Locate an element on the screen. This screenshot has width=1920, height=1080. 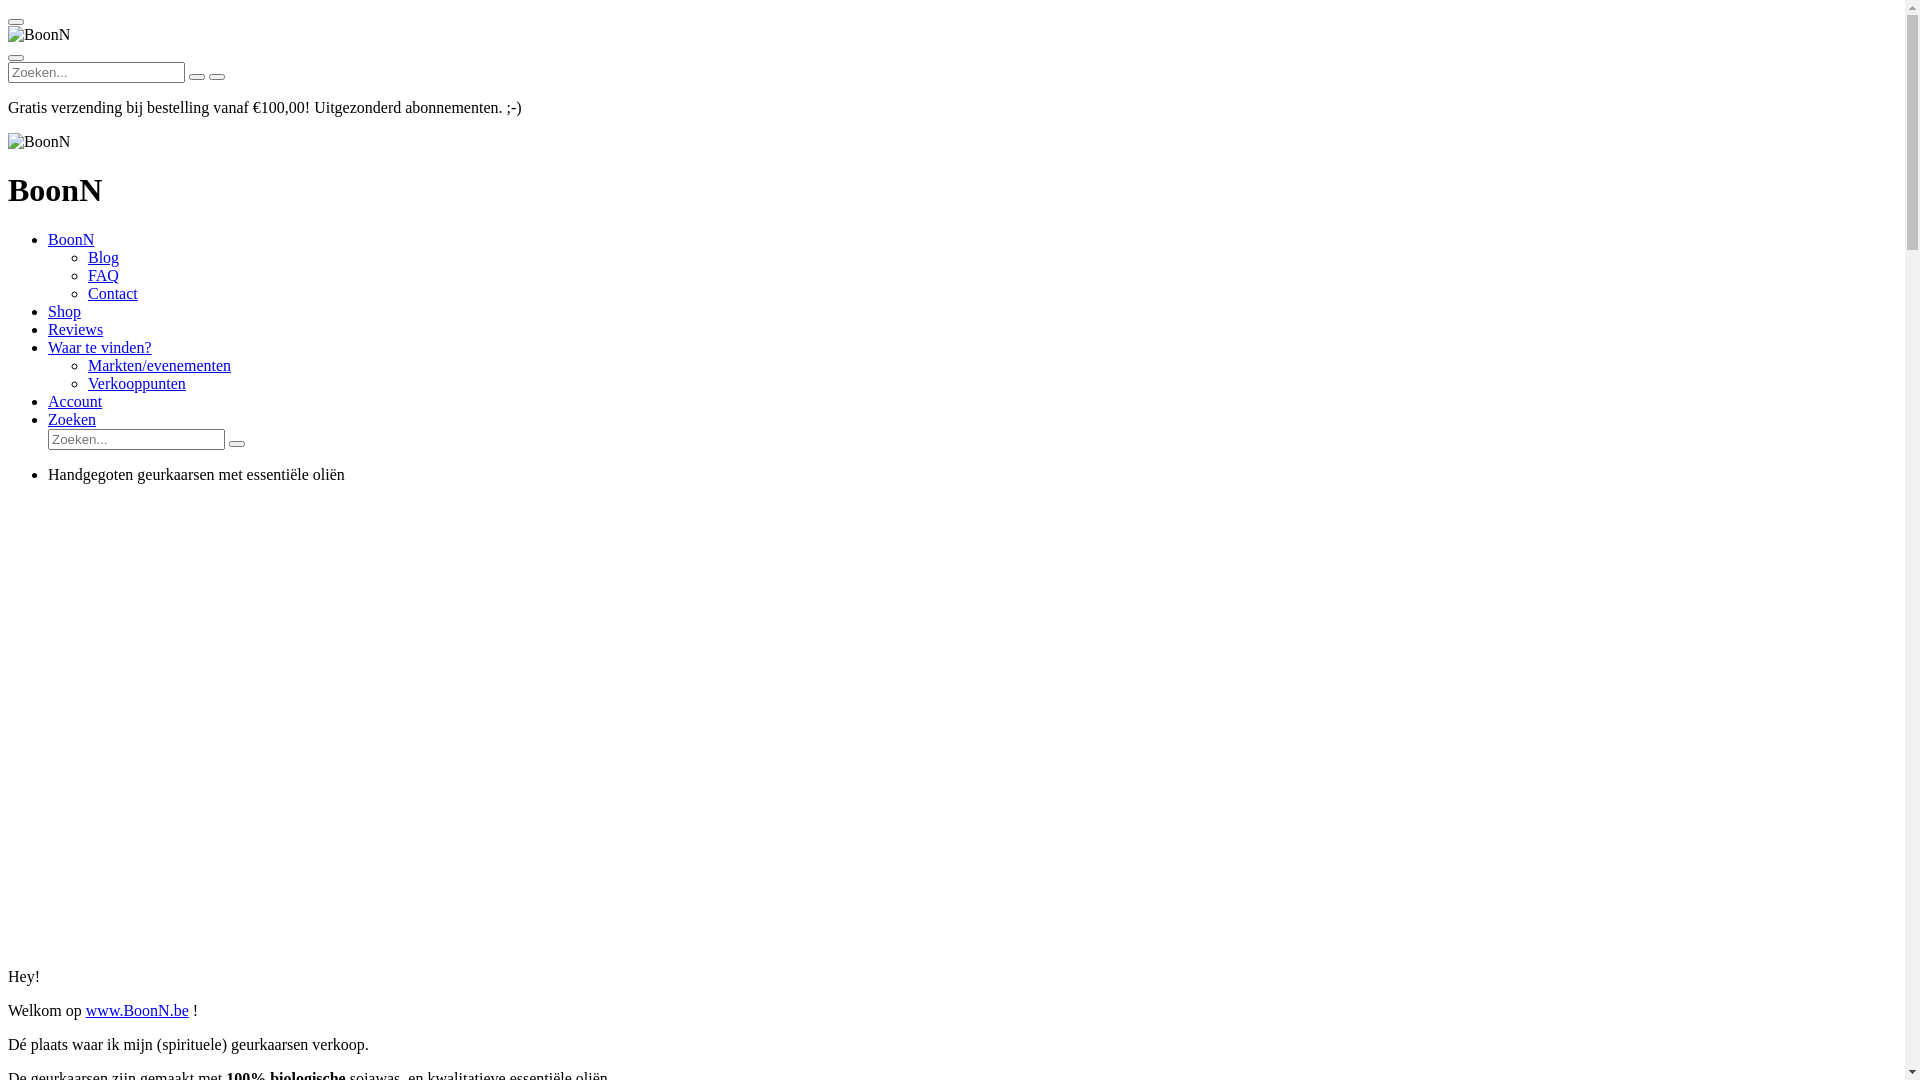
'Account' is located at coordinates (75, 401).